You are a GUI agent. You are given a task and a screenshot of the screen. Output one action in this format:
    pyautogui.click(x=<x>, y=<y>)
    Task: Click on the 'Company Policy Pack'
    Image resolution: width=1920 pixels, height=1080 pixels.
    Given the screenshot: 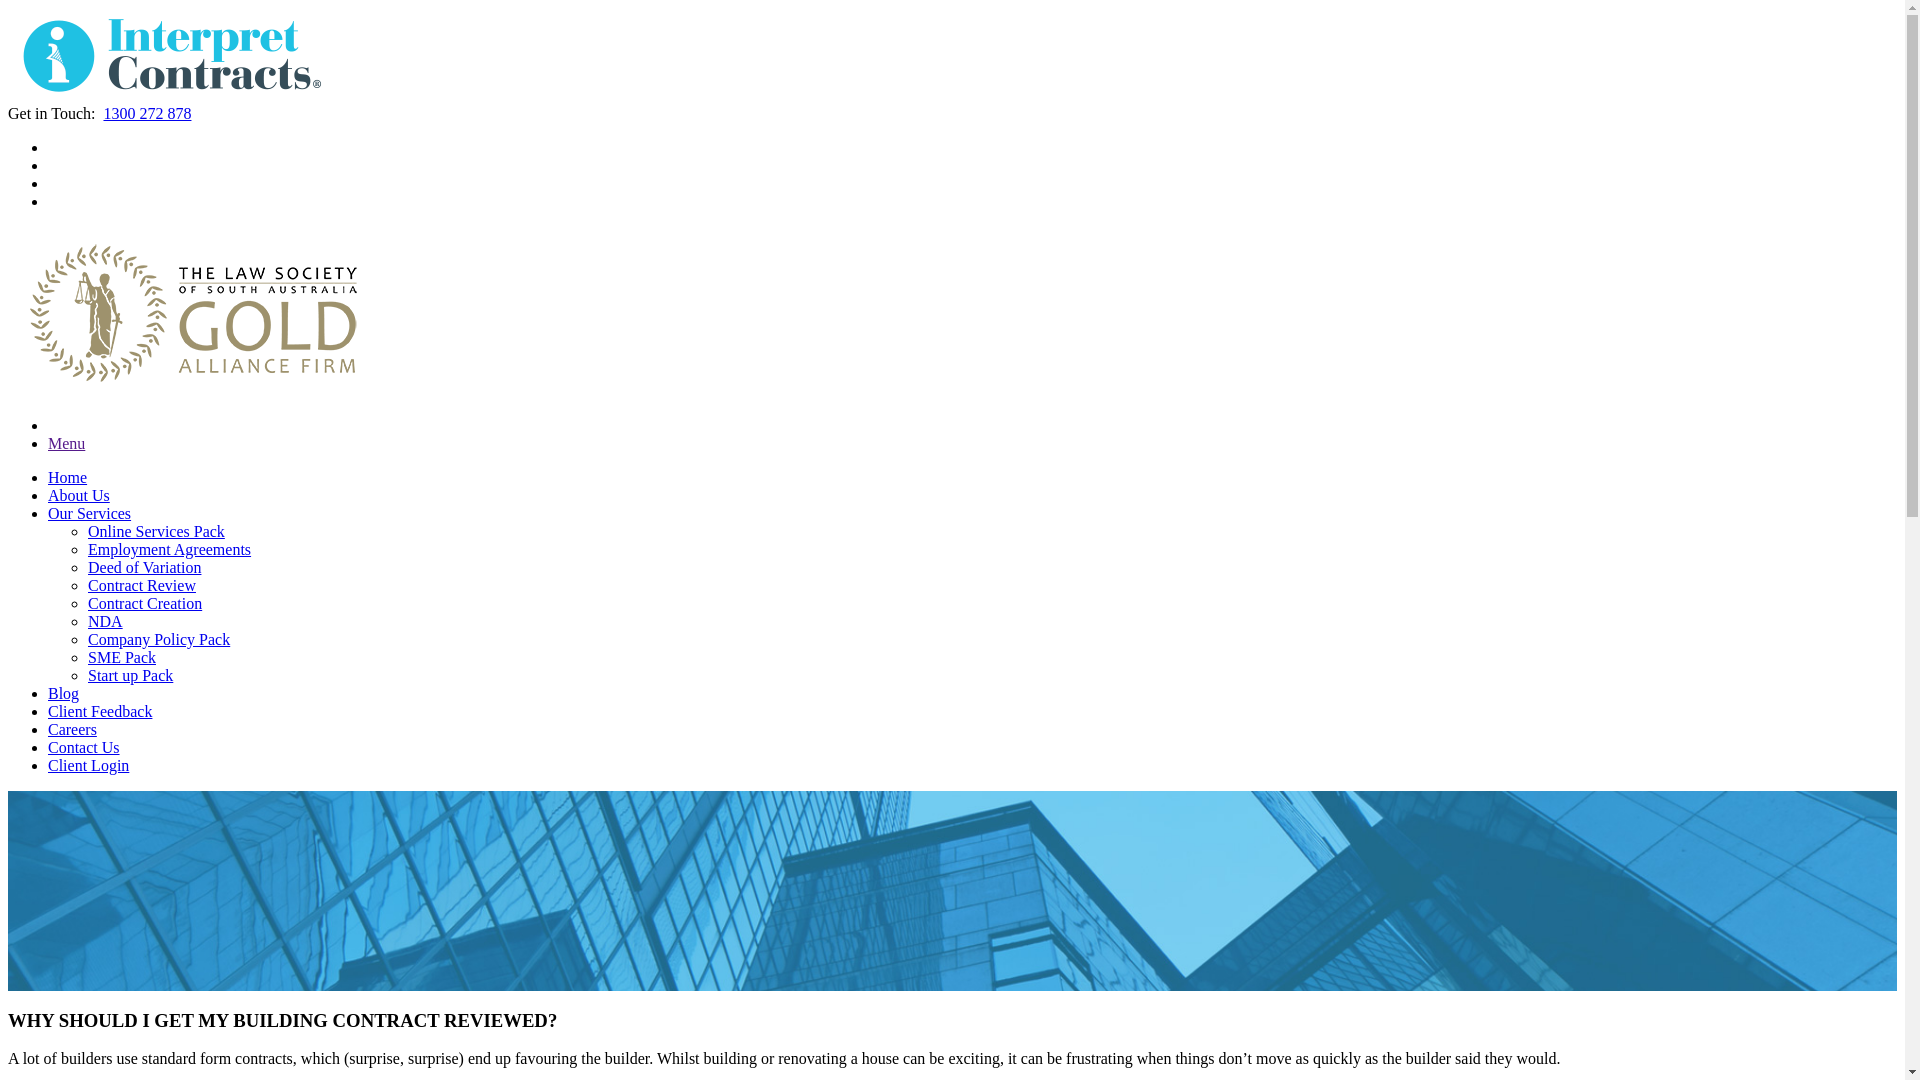 What is the action you would take?
    pyautogui.click(x=157, y=639)
    